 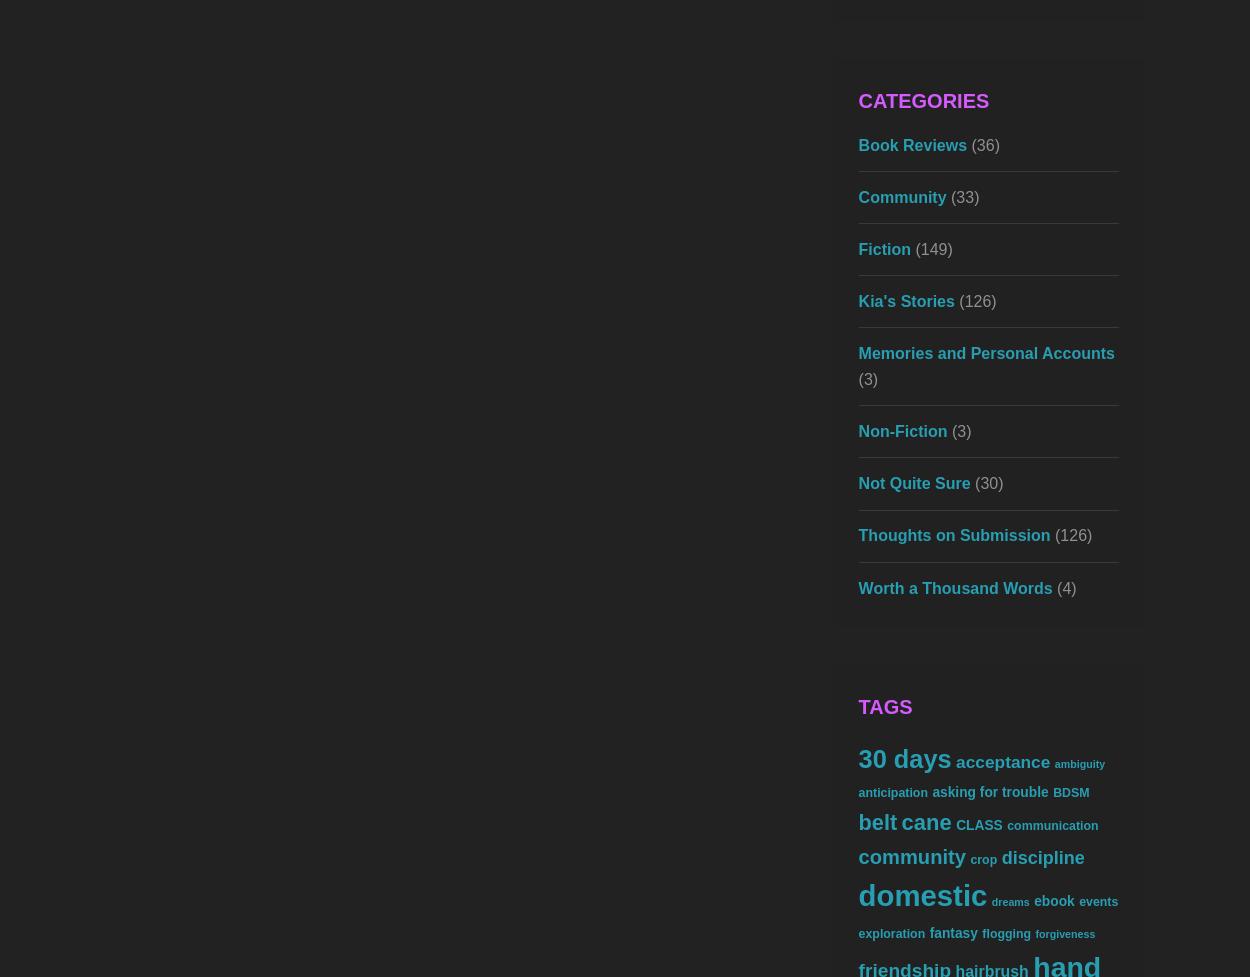 What do you see at coordinates (952, 931) in the screenshot?
I see `'fantasy'` at bounding box center [952, 931].